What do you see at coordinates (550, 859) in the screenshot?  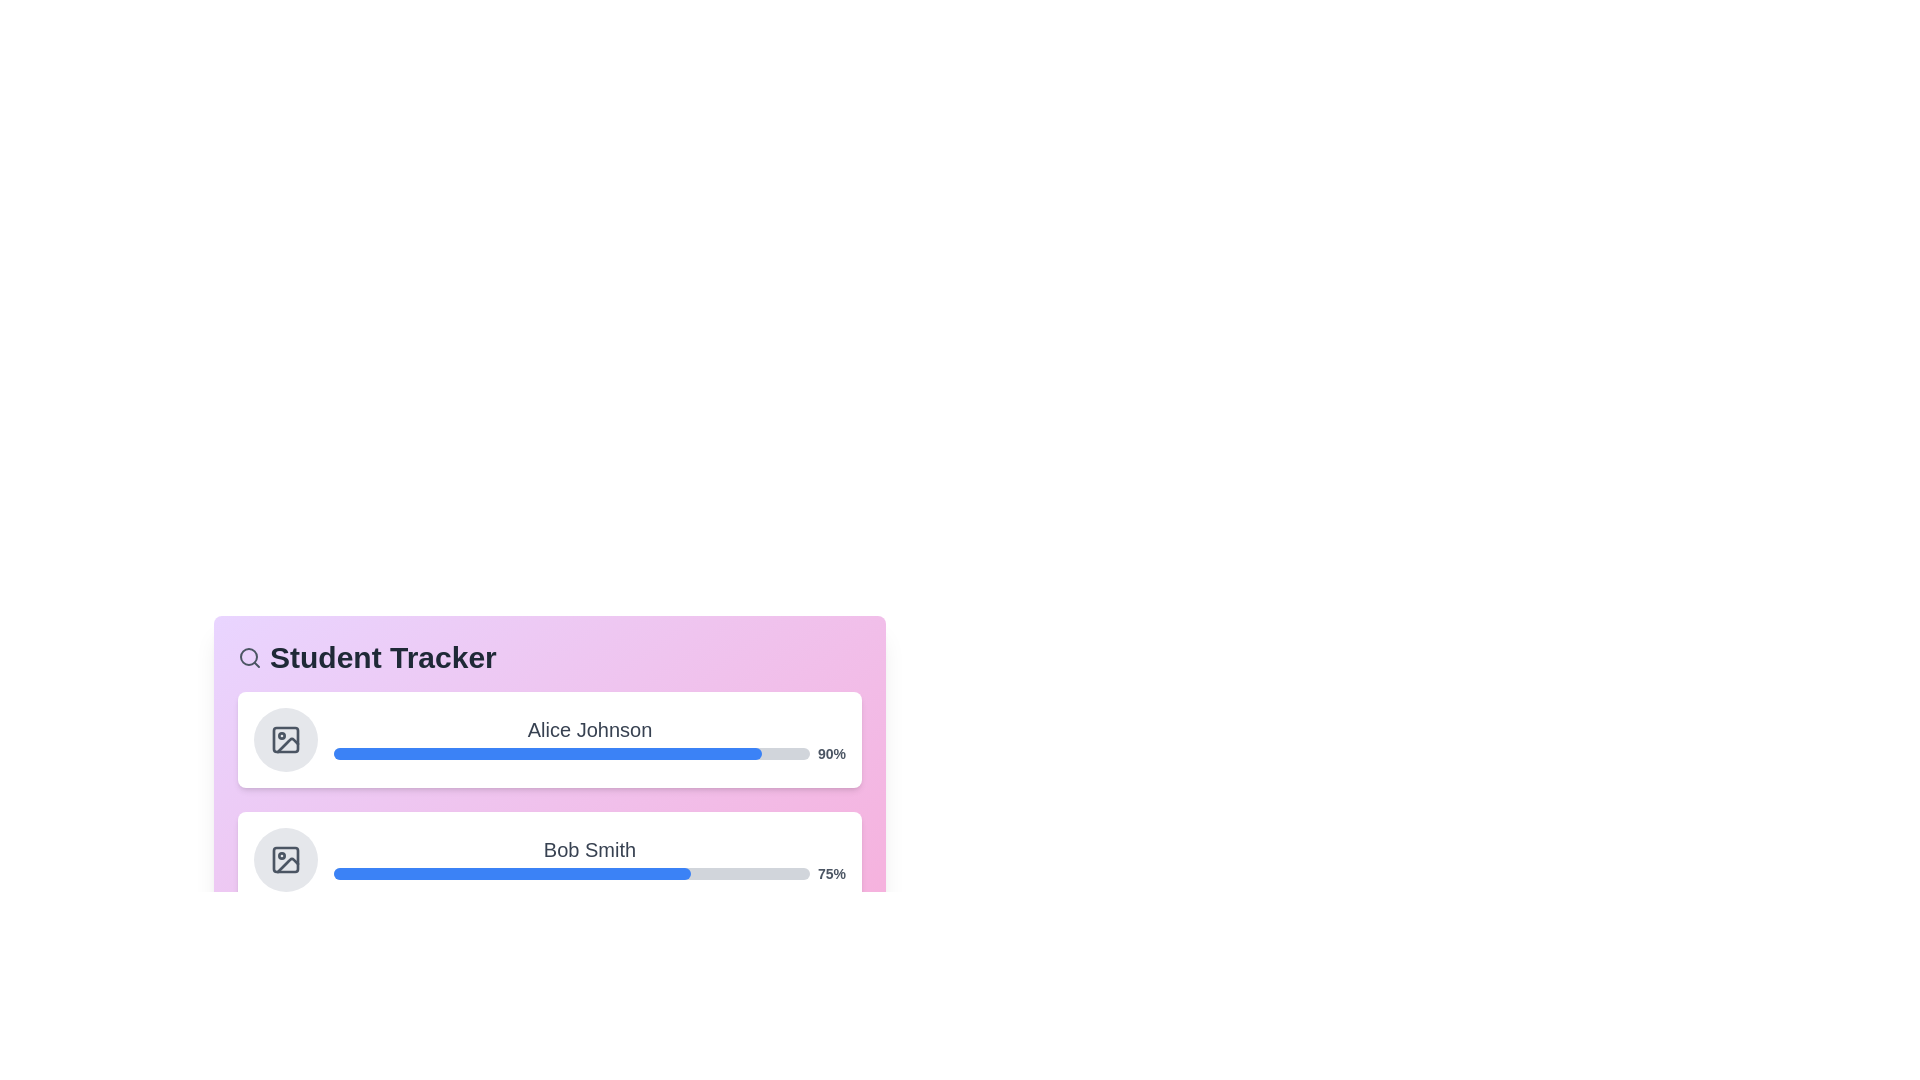 I see `the progress bar of Bob Smith to view their details` at bounding box center [550, 859].